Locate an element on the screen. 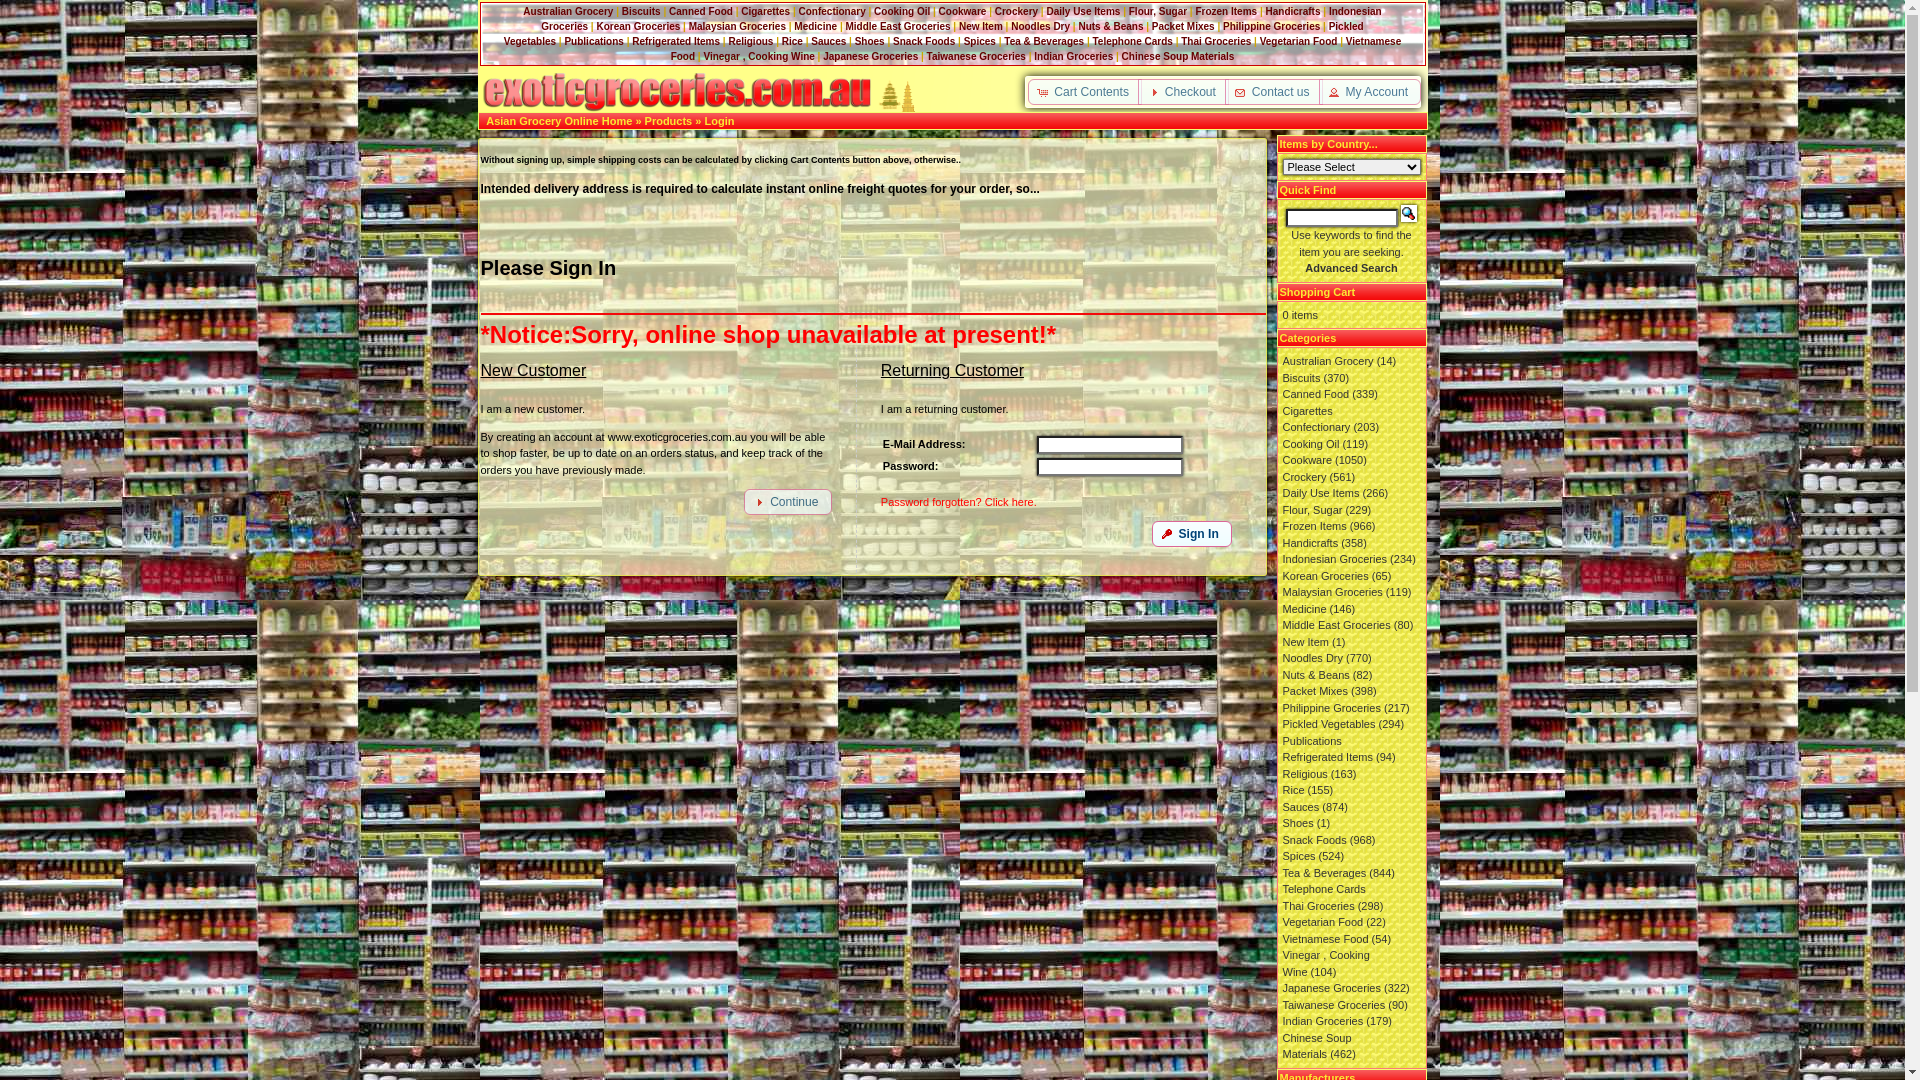  ' Quick Find ' is located at coordinates (1408, 213).